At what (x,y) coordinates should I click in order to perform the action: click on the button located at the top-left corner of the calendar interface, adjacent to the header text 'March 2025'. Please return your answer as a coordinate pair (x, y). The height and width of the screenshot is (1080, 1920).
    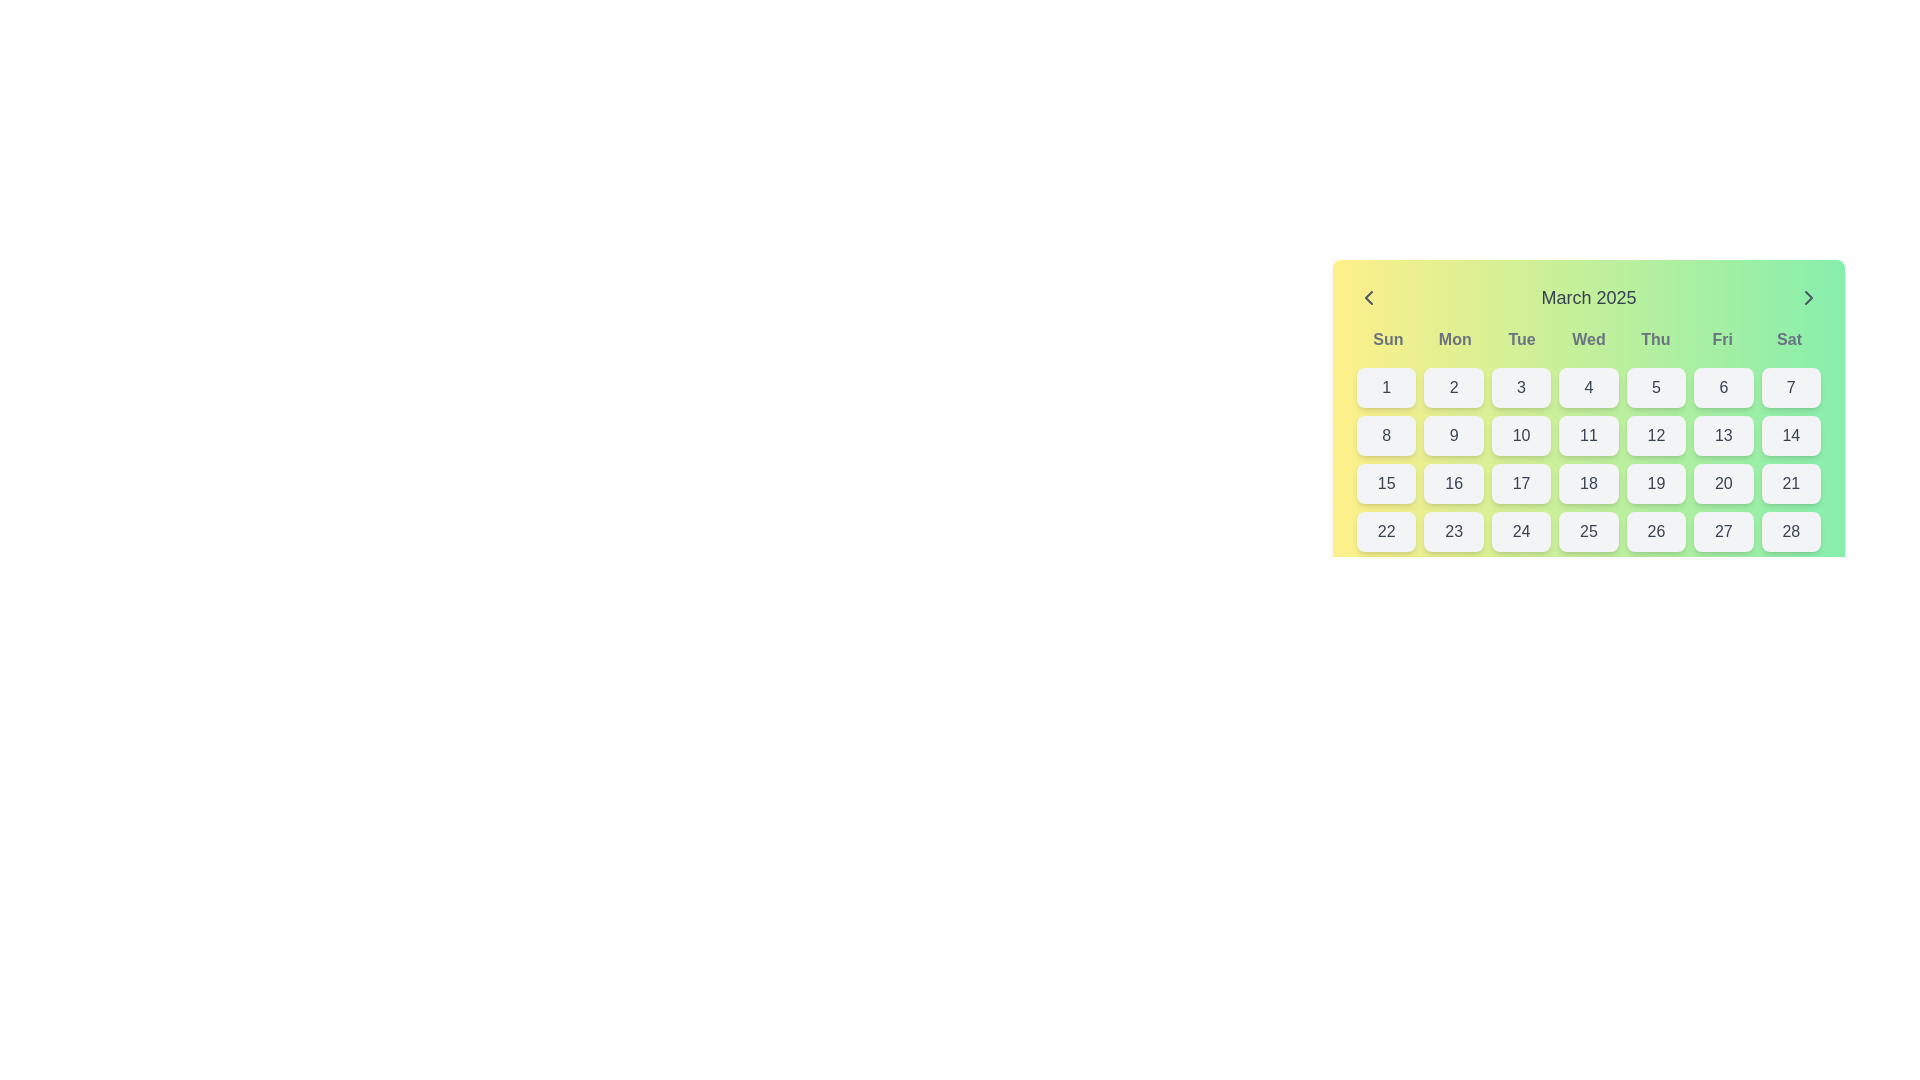
    Looking at the image, I should click on (1367, 297).